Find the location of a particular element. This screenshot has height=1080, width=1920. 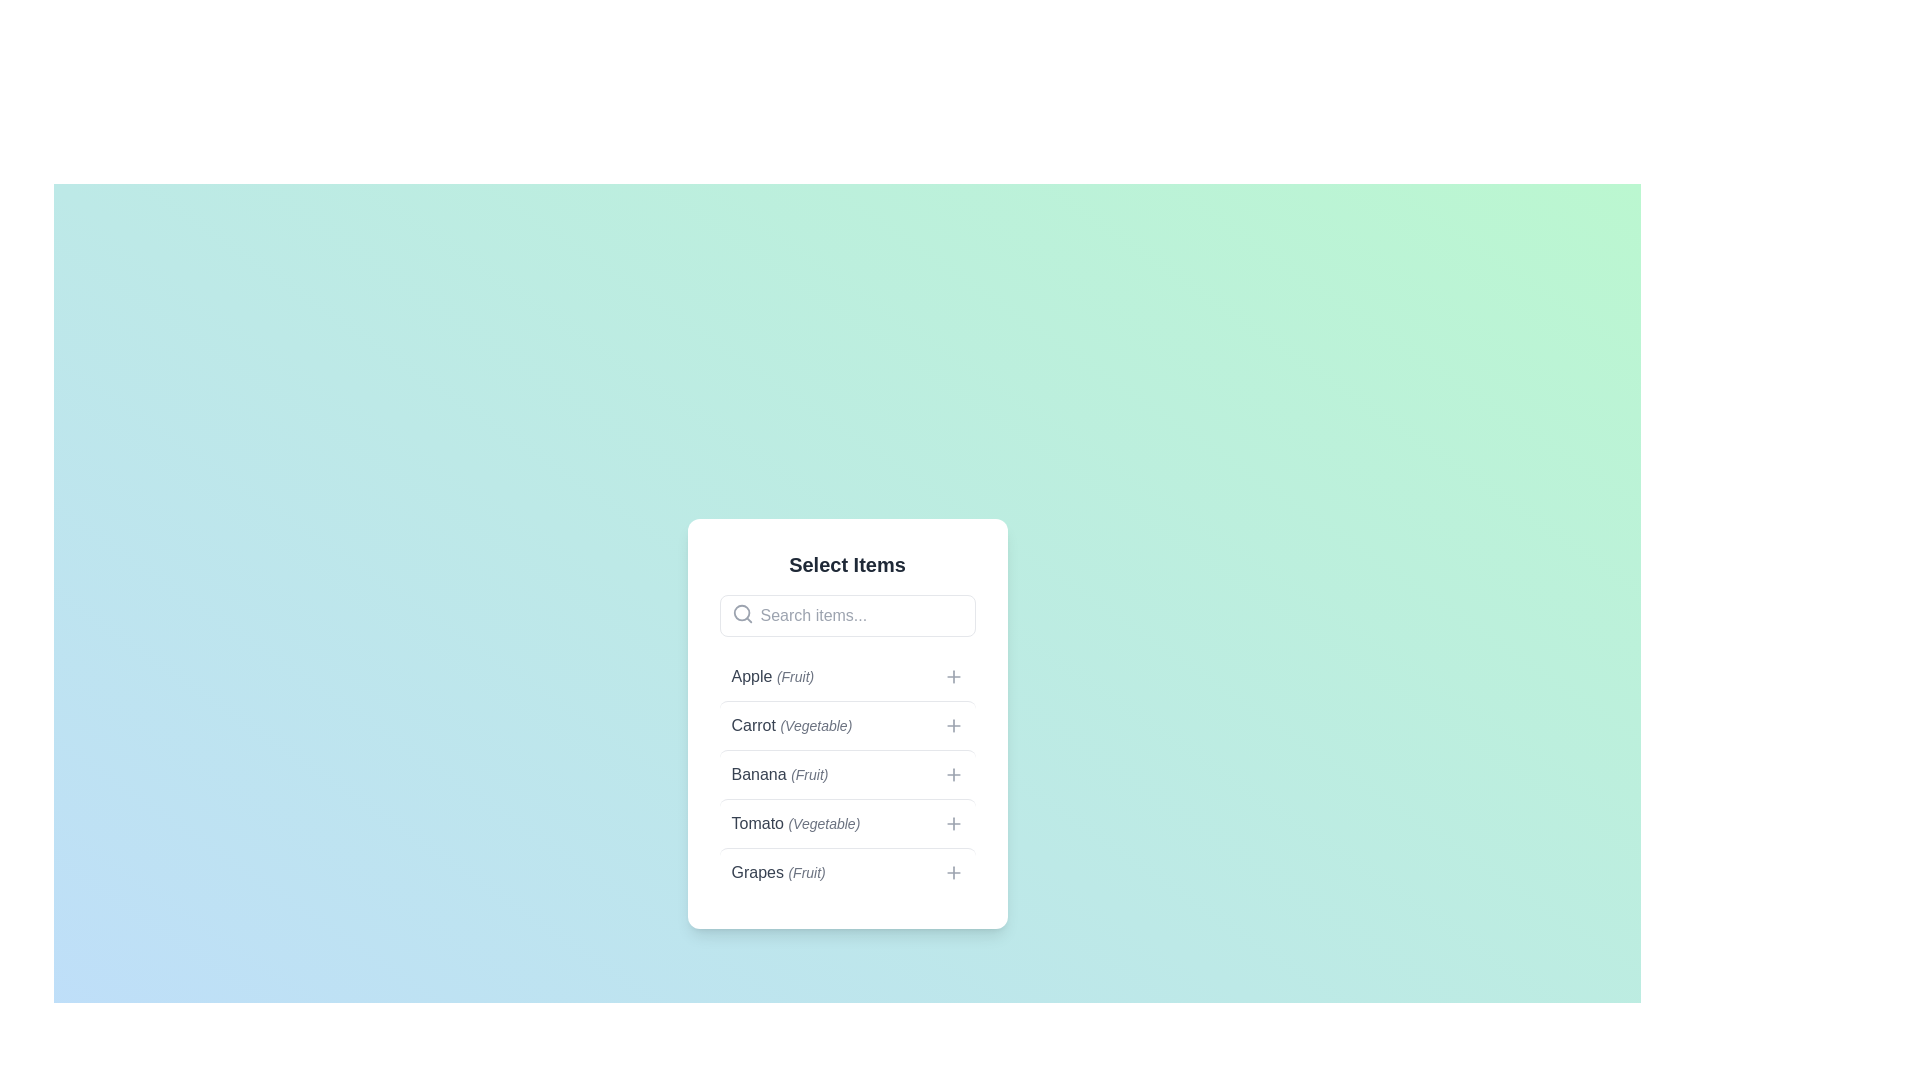

the plus icon associated with 'Grapes (Fruit)' is located at coordinates (952, 871).